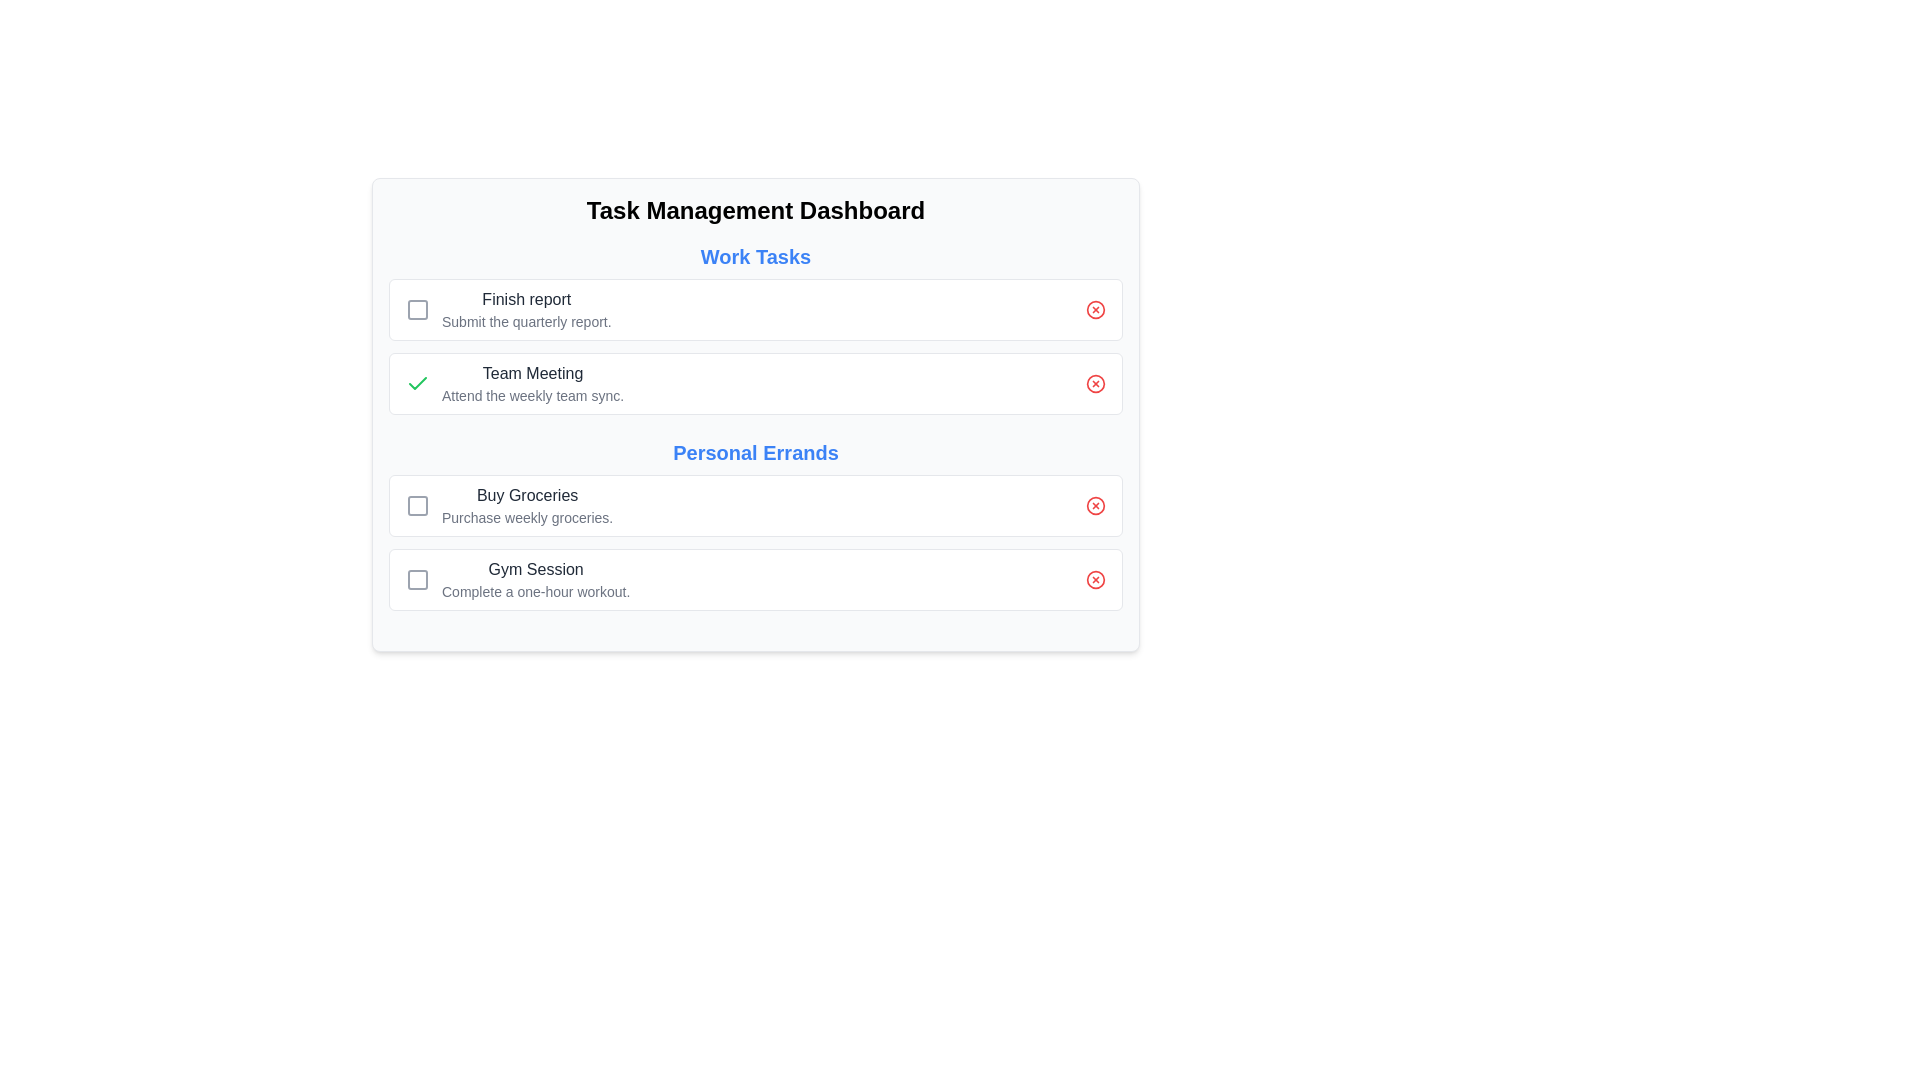  I want to click on the text label 'Personal Errands', which is styled in a large, bold, bright blue font and serves as a heading for the following tasks in the task management dashboard, so click(754, 452).